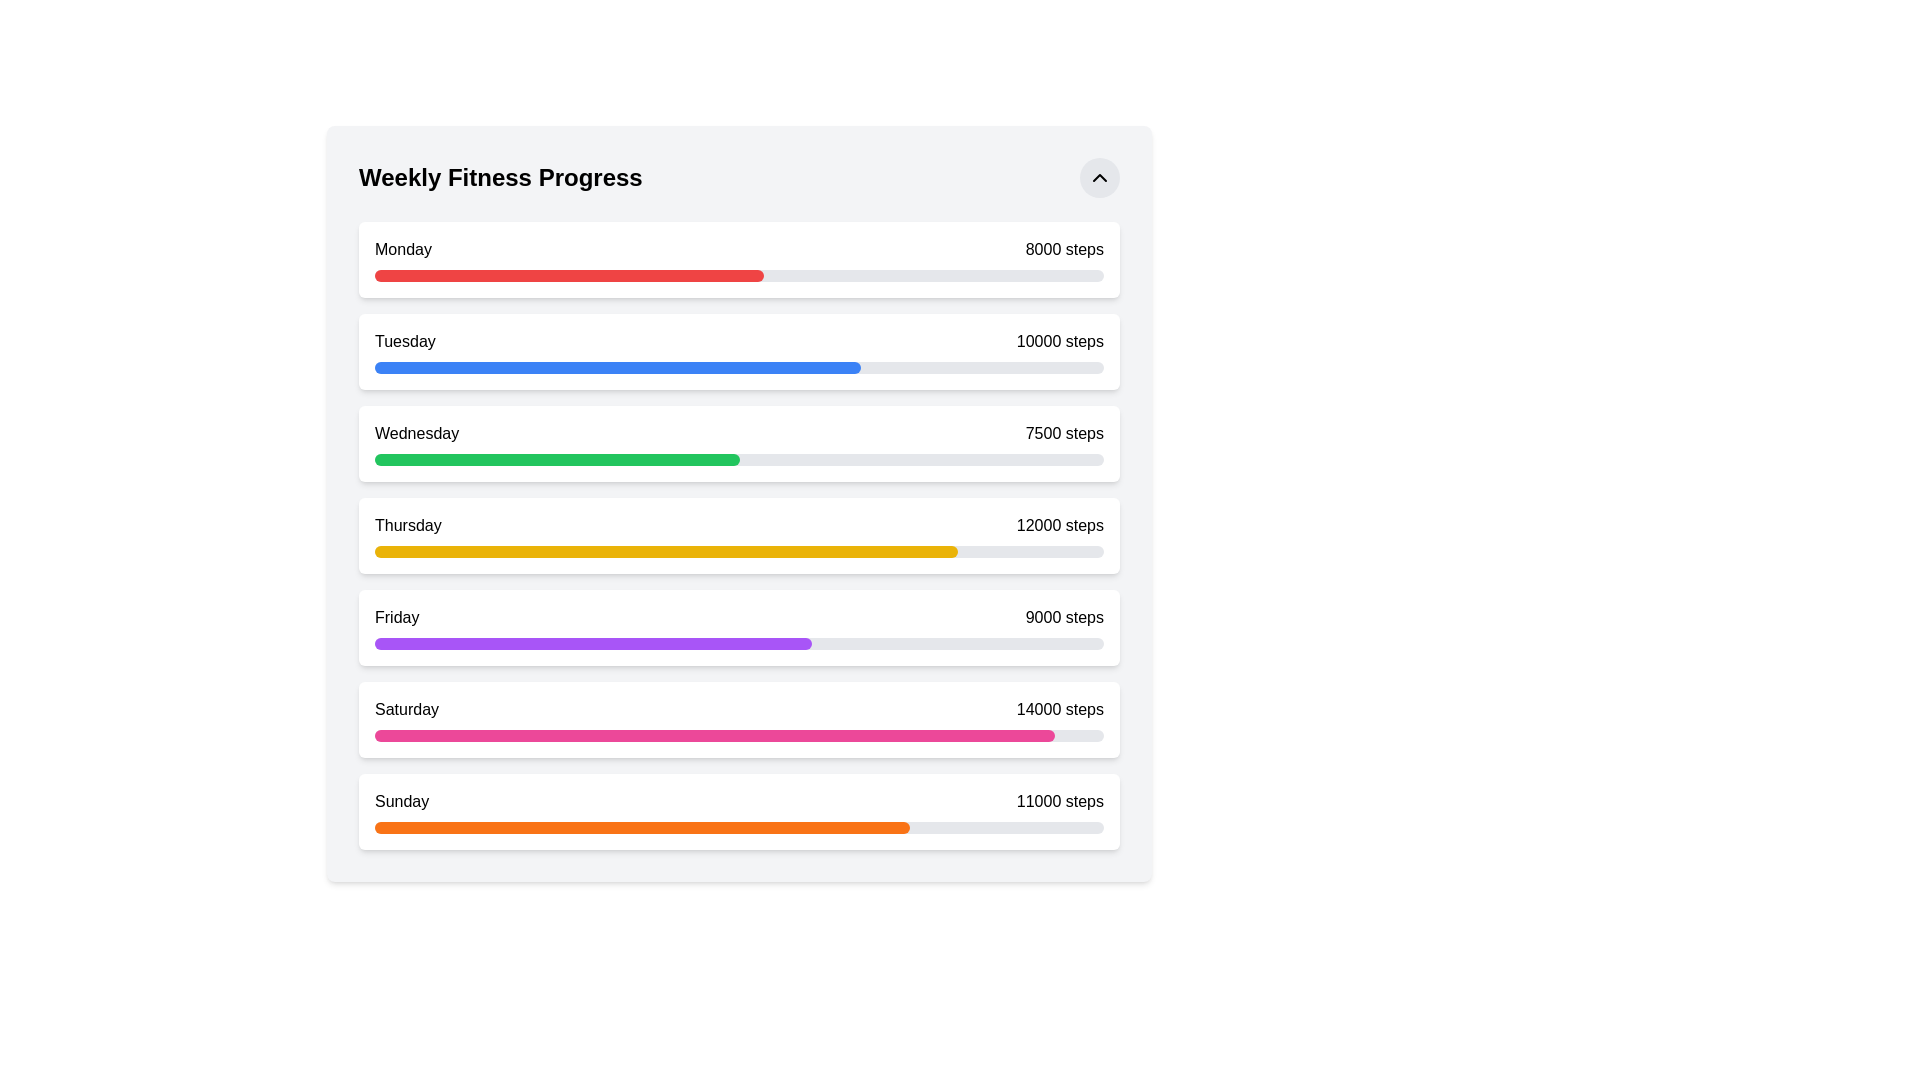 This screenshot has height=1080, width=1920. Describe the element at coordinates (407, 524) in the screenshot. I see `text label indicating 'Thursday', which is positioned in the fourth row of the sequence of days, between 'Wednesday' and 'Friday'` at that location.